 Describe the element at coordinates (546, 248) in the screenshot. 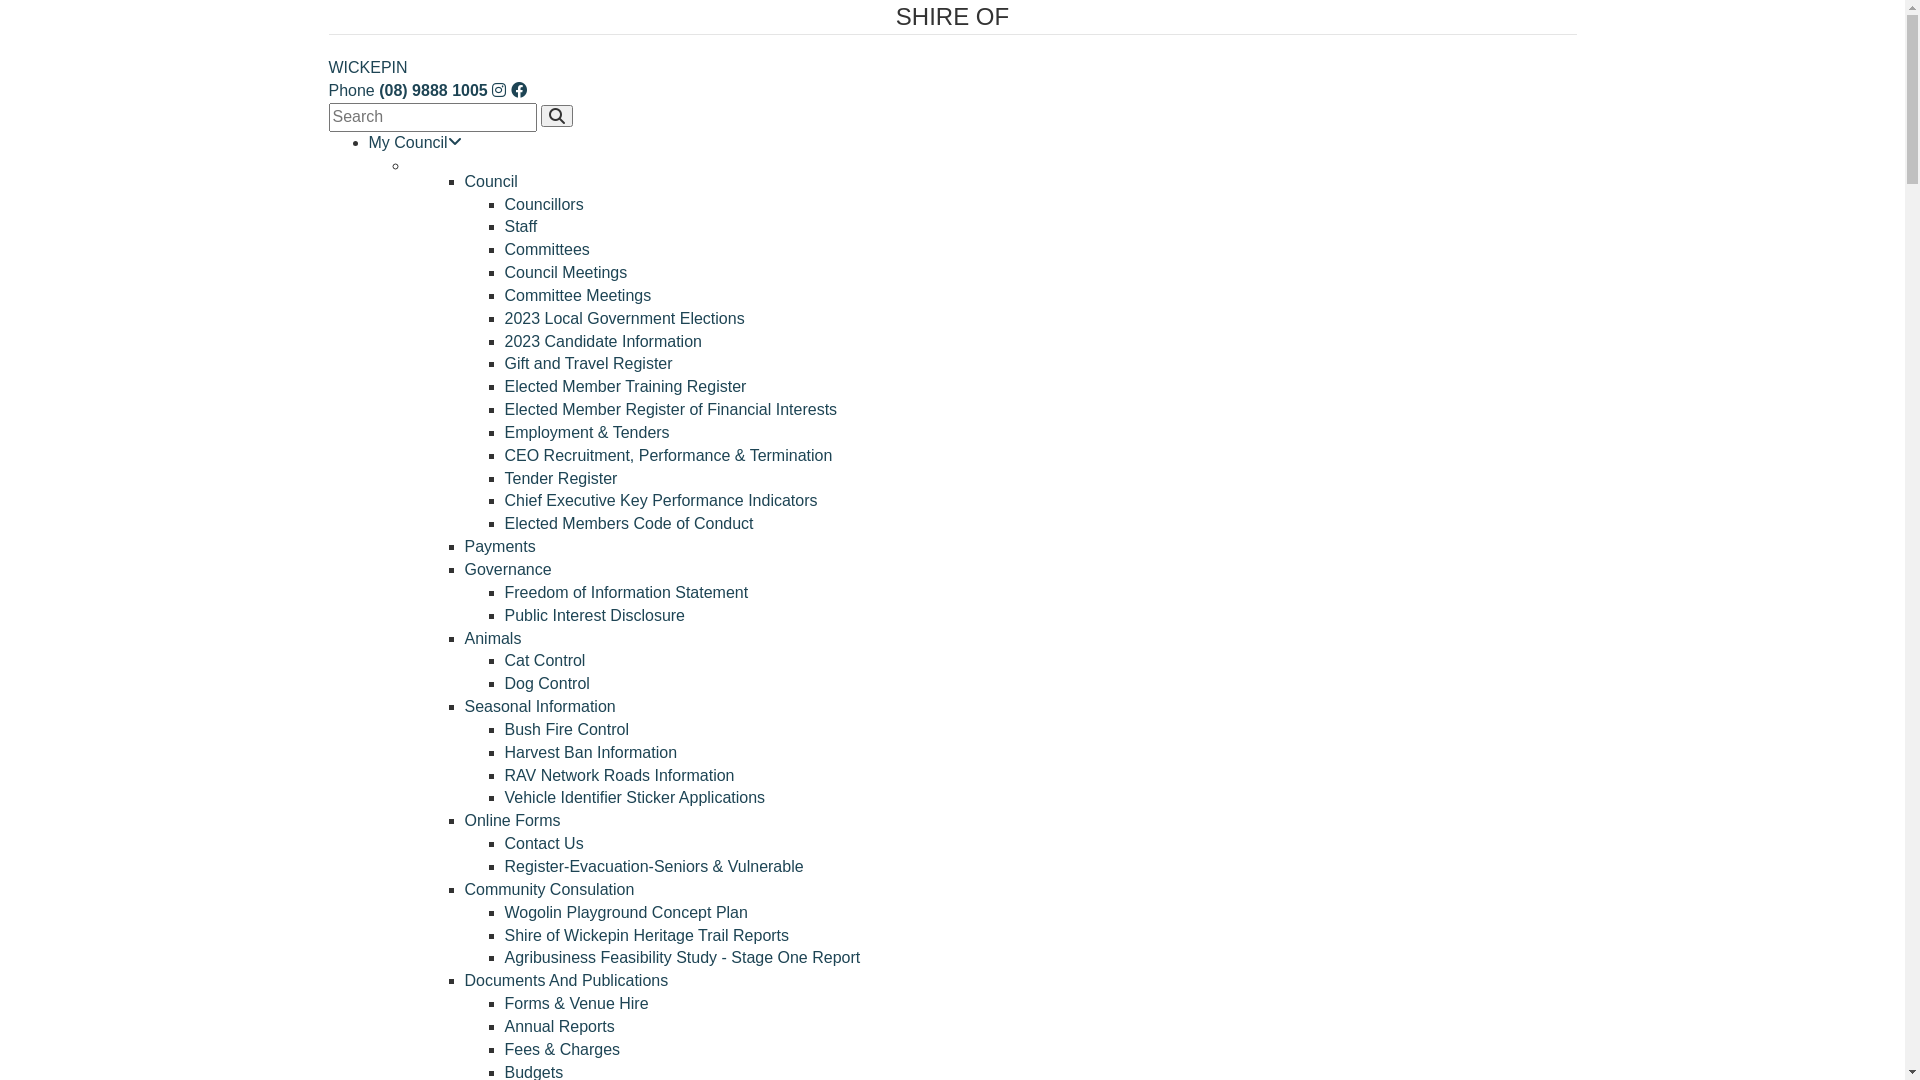

I see `'Committees'` at that location.